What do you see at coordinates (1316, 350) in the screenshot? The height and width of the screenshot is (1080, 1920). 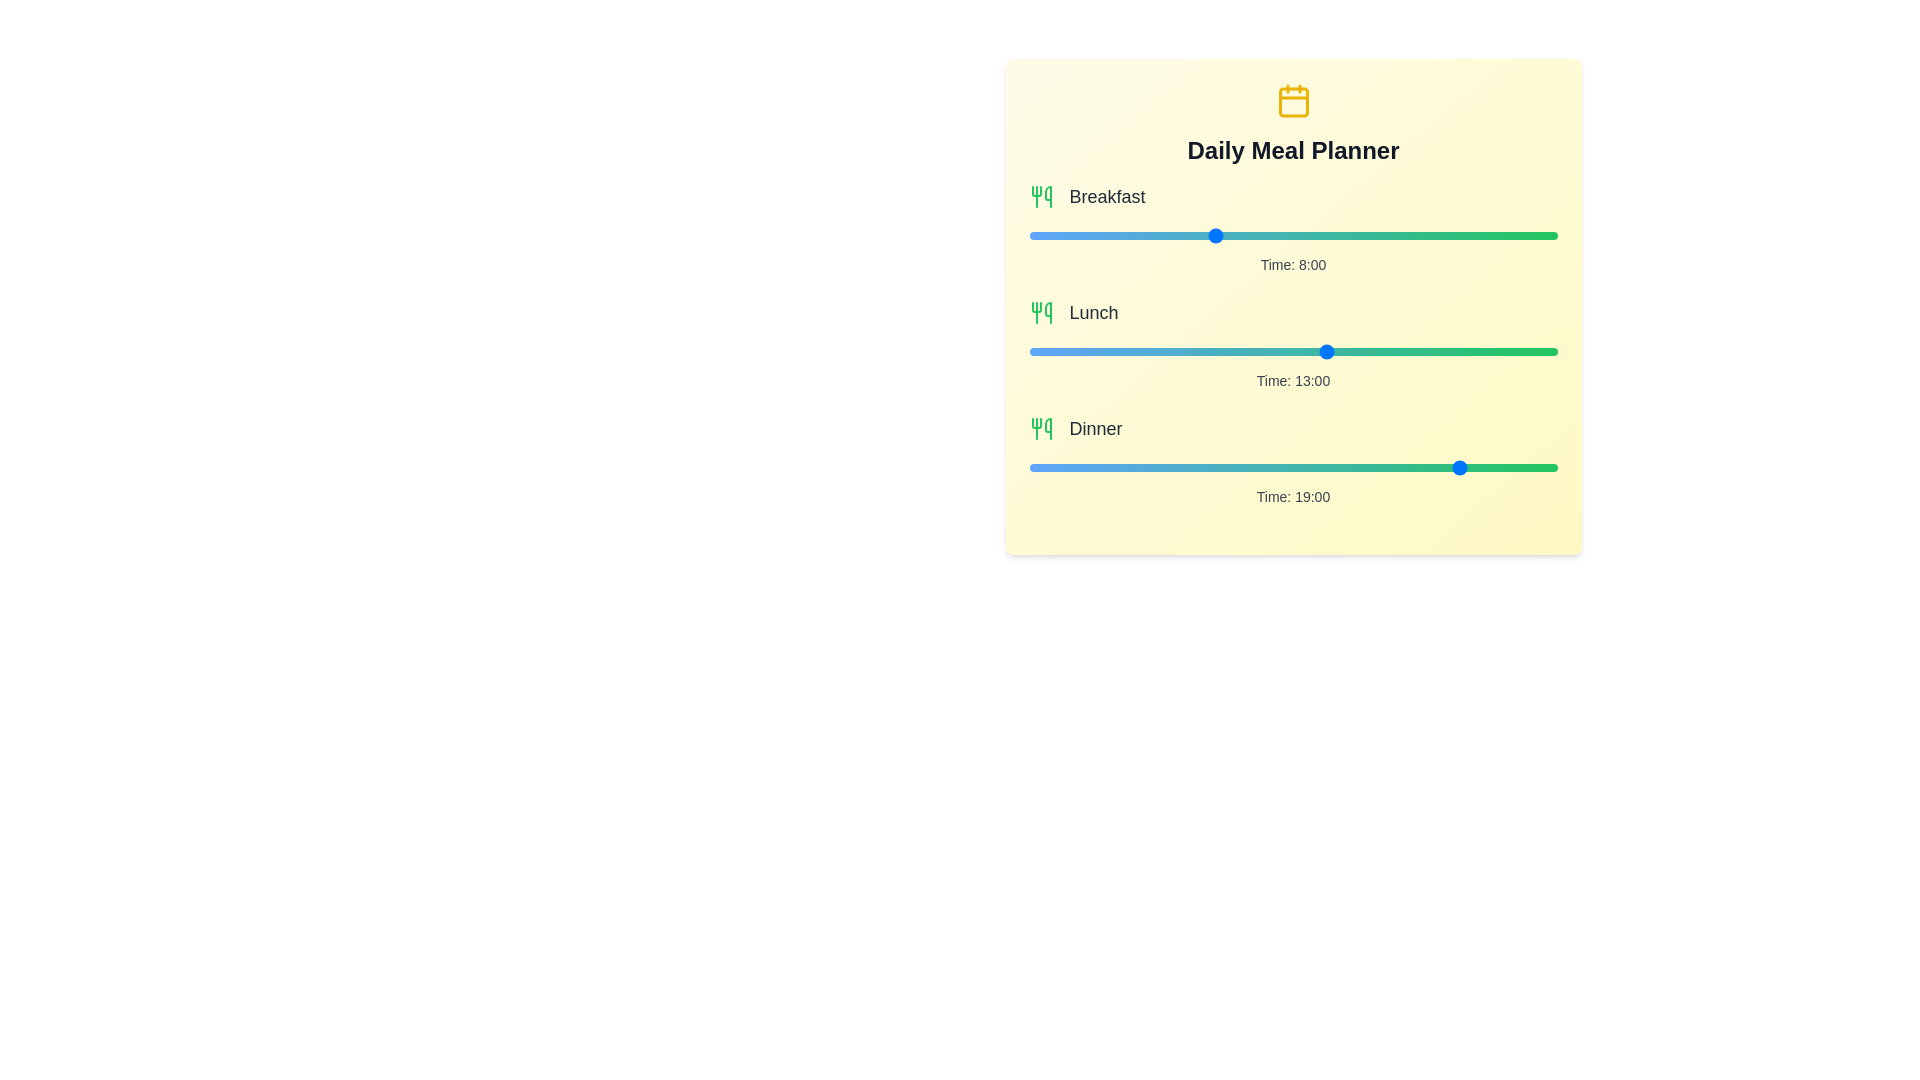 I see `the 1 slider to 1 hours` at bounding box center [1316, 350].